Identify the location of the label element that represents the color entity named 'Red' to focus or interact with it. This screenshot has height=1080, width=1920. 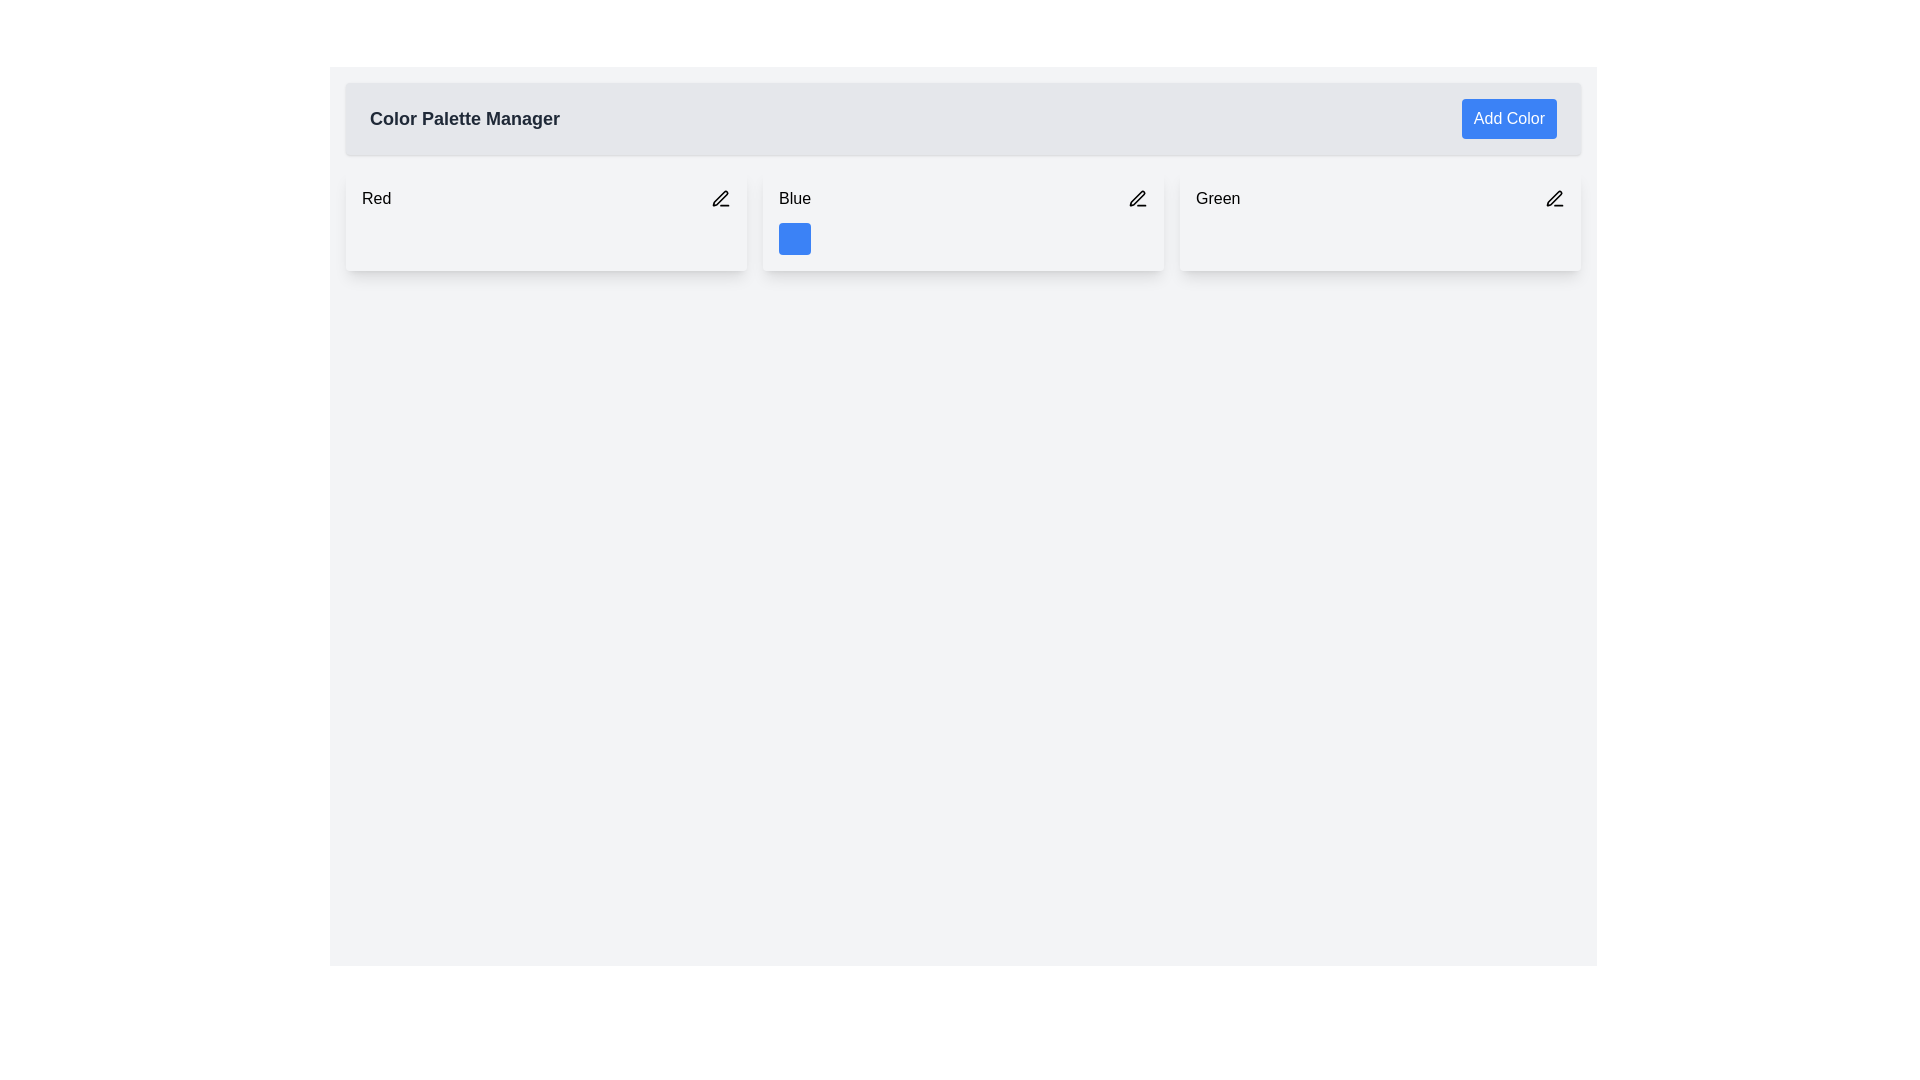
(546, 199).